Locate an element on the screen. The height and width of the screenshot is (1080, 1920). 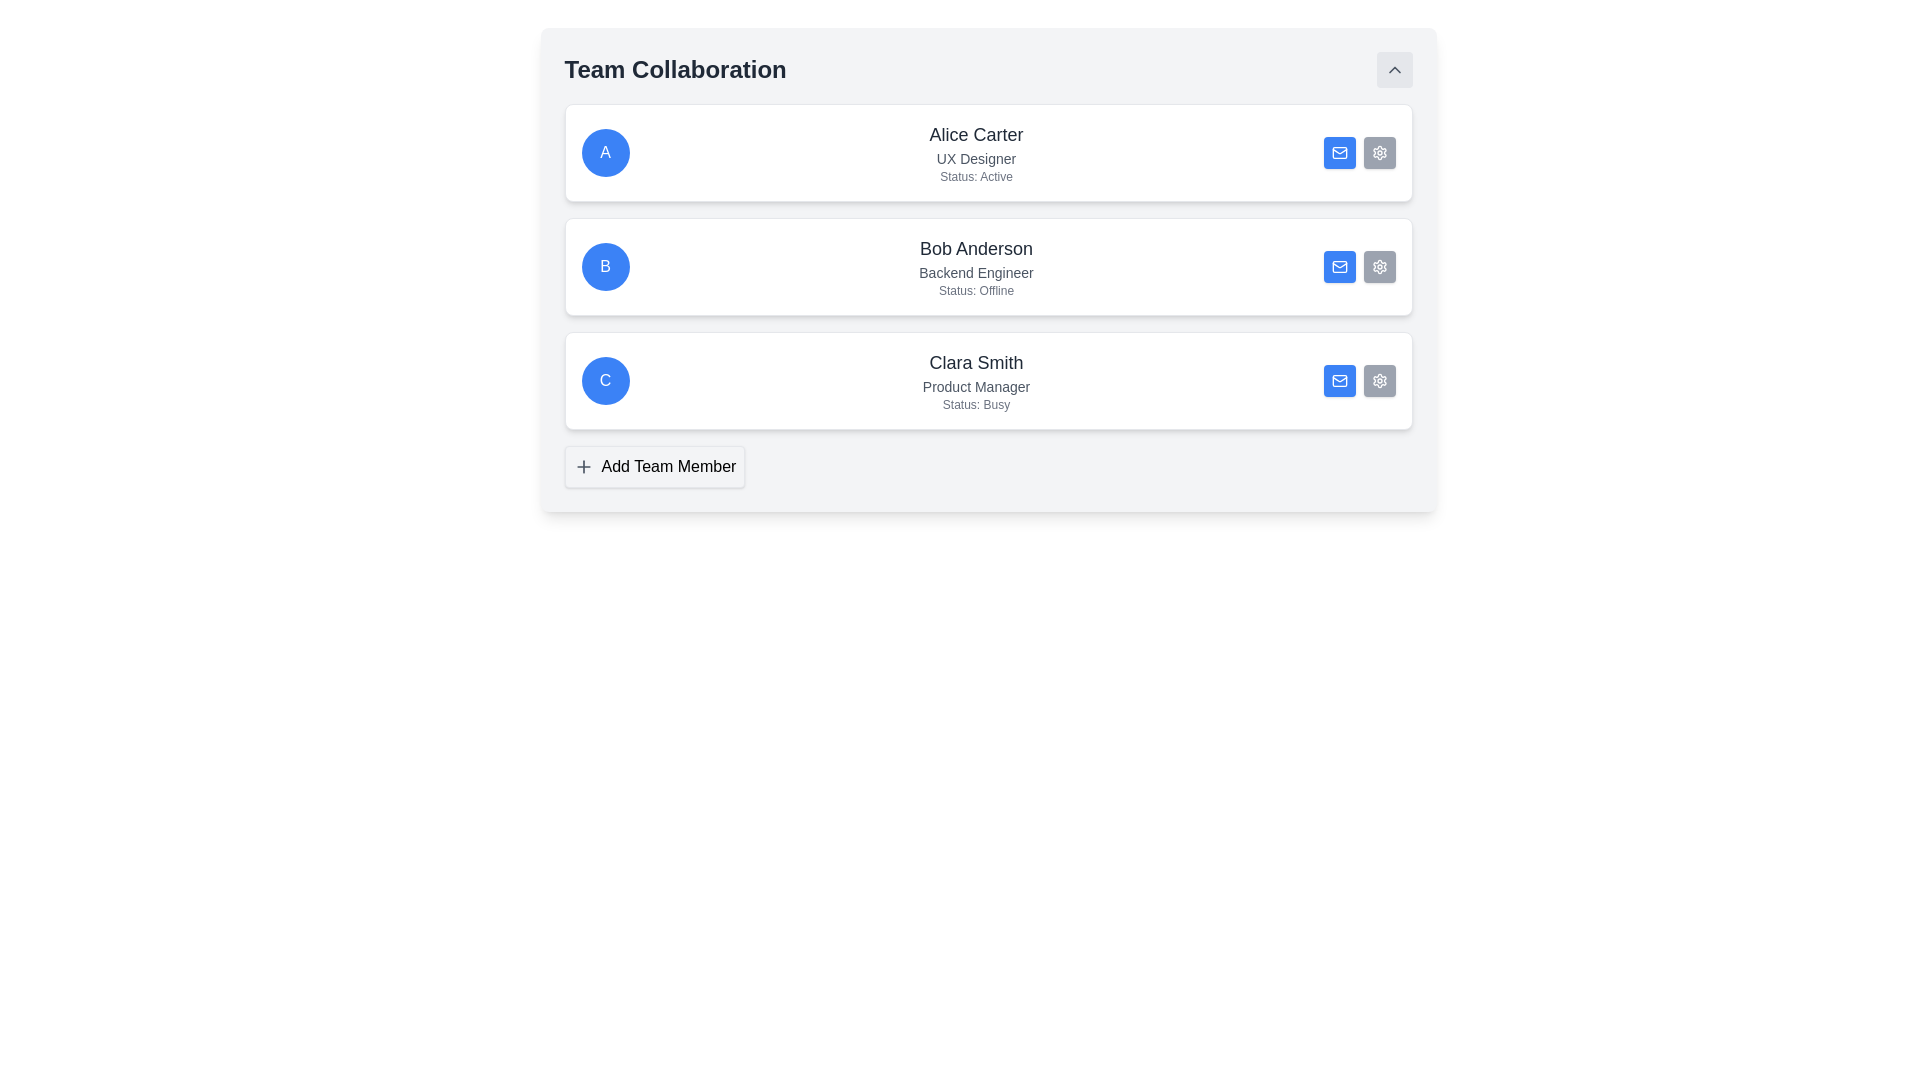
the settings cogwheel icon located in the top-right corner of the card associated with the user 'Alice Carter' is located at coordinates (1378, 152).